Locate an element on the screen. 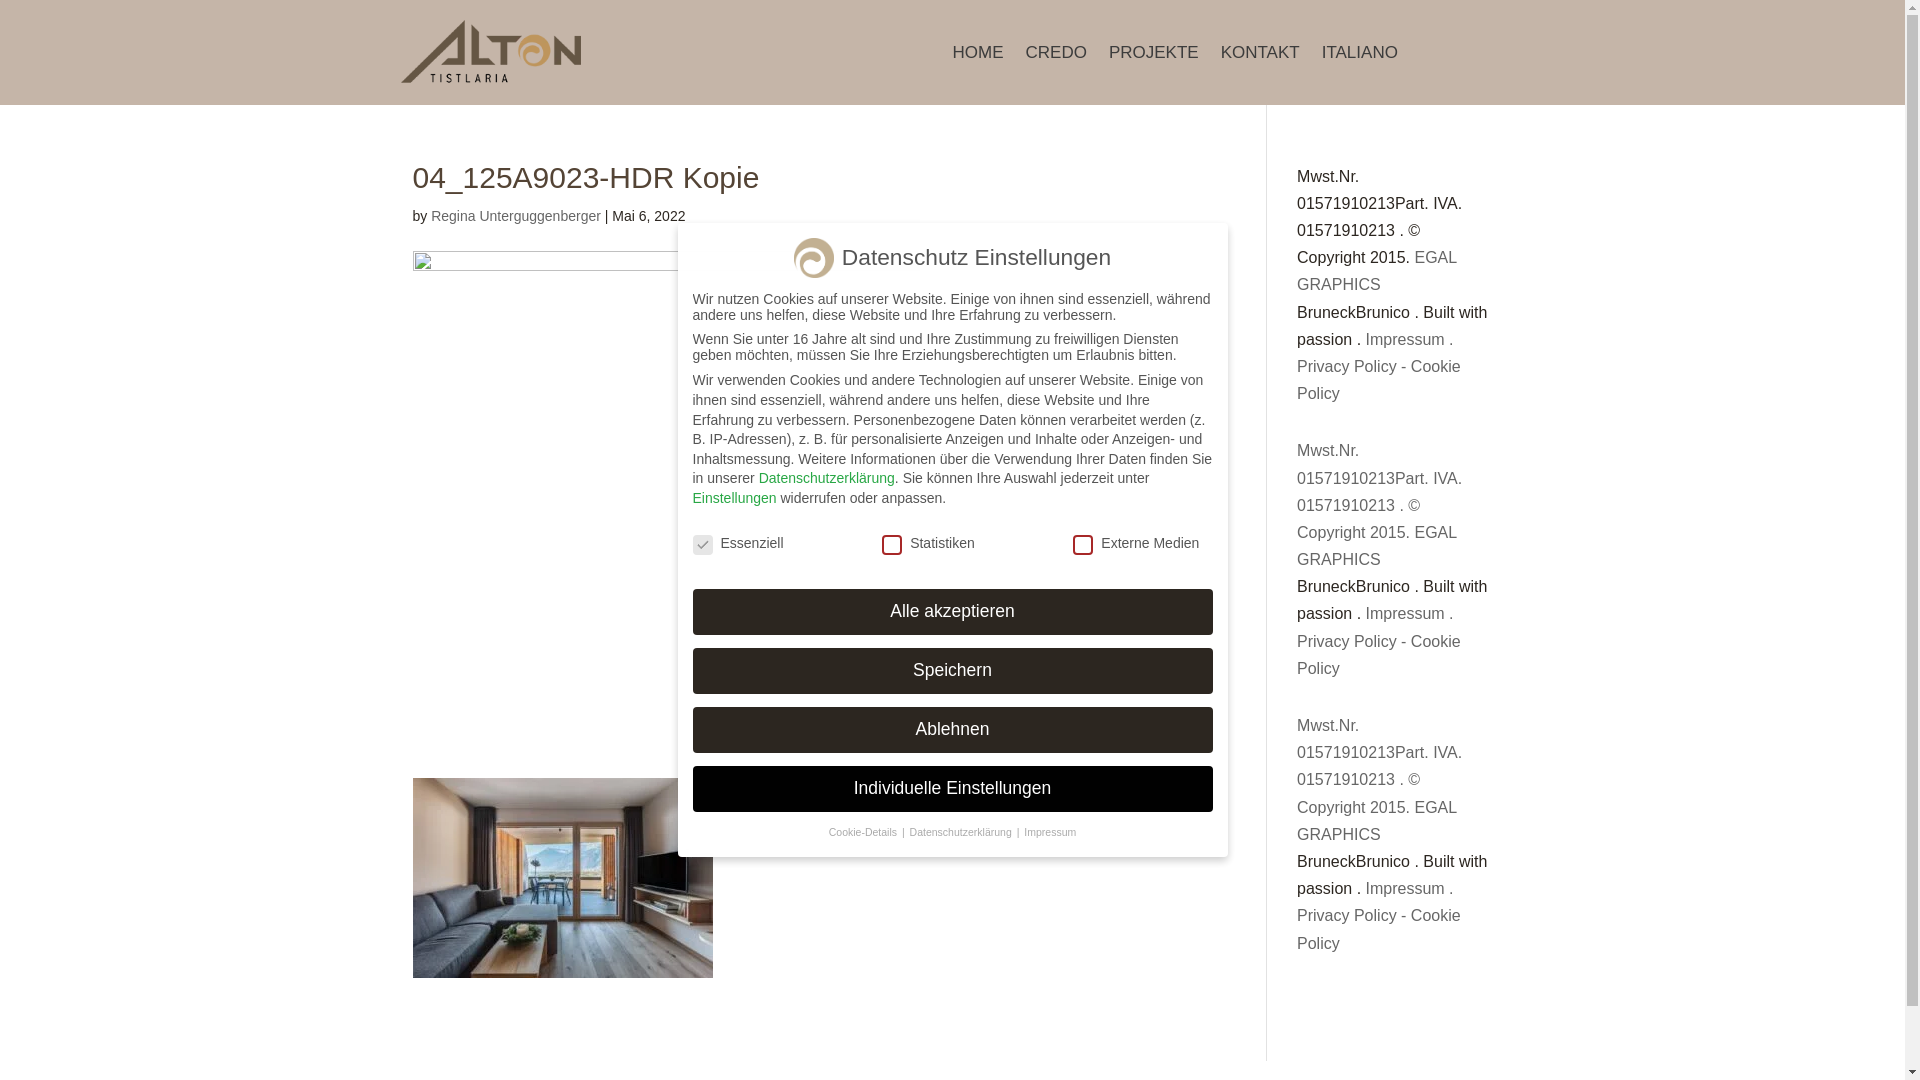 Image resolution: width=1920 pixels, height=1080 pixels. 'Ablehnen' is located at coordinates (950, 729).